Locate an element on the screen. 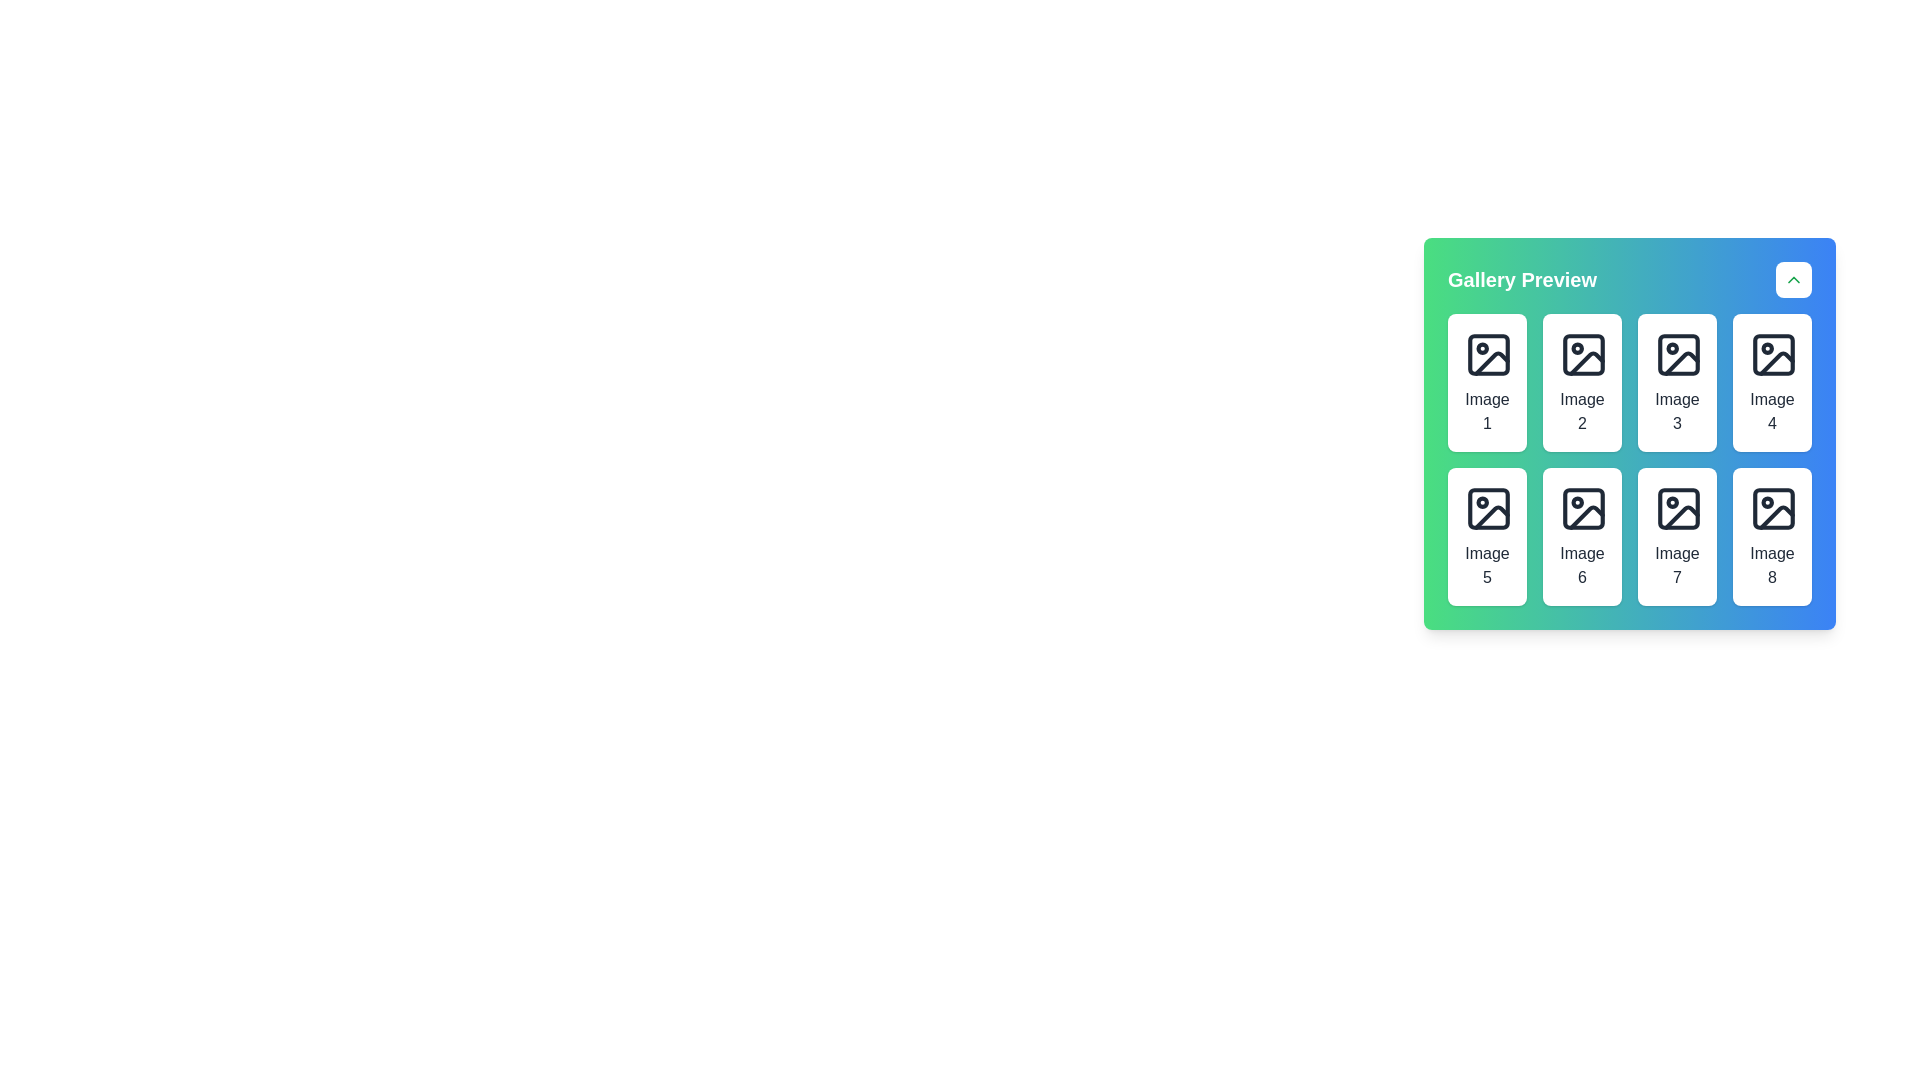 The image size is (1920, 1080). the first card in the Gallery Preview that represents 'Image 1' is located at coordinates (1487, 382).